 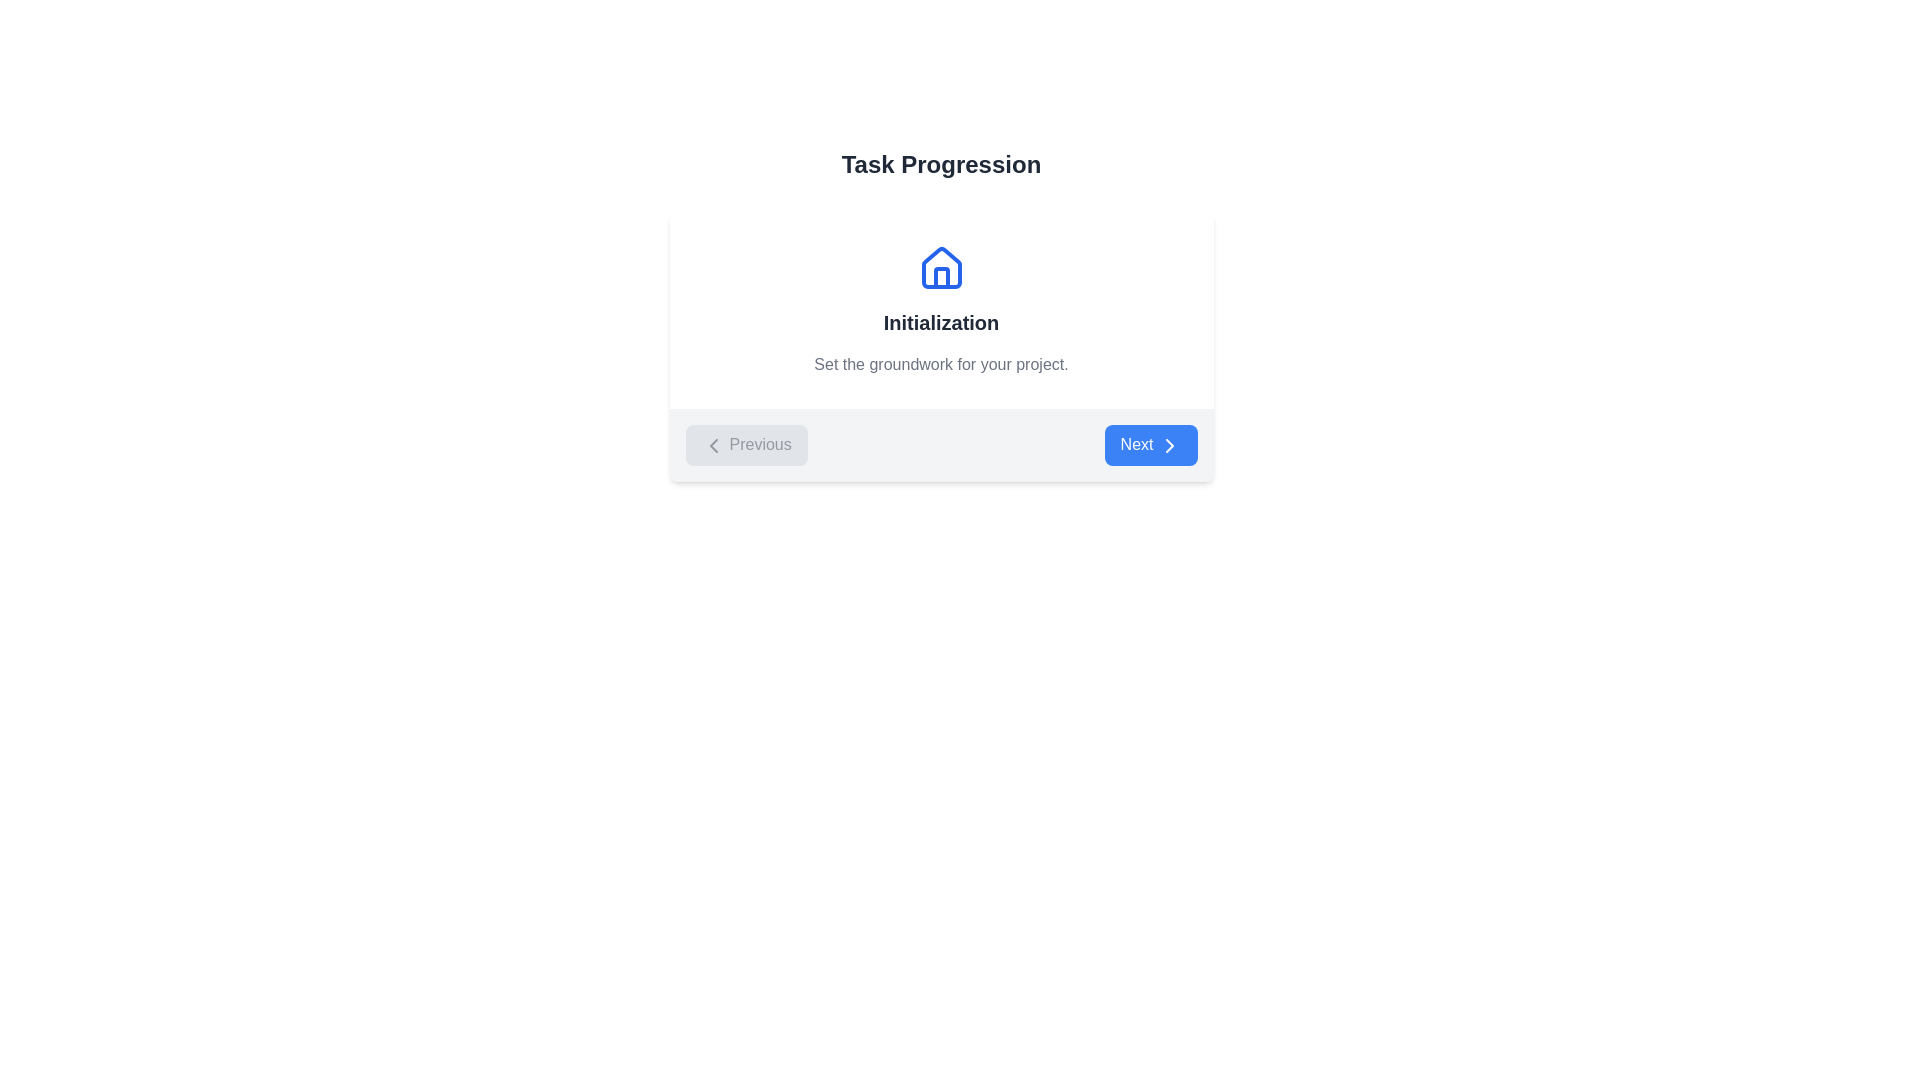 What do you see at coordinates (940, 365) in the screenshot?
I see `the static text label displaying 'Set the groundwork for your project.' which is positioned below the bold title 'Initialization'` at bounding box center [940, 365].